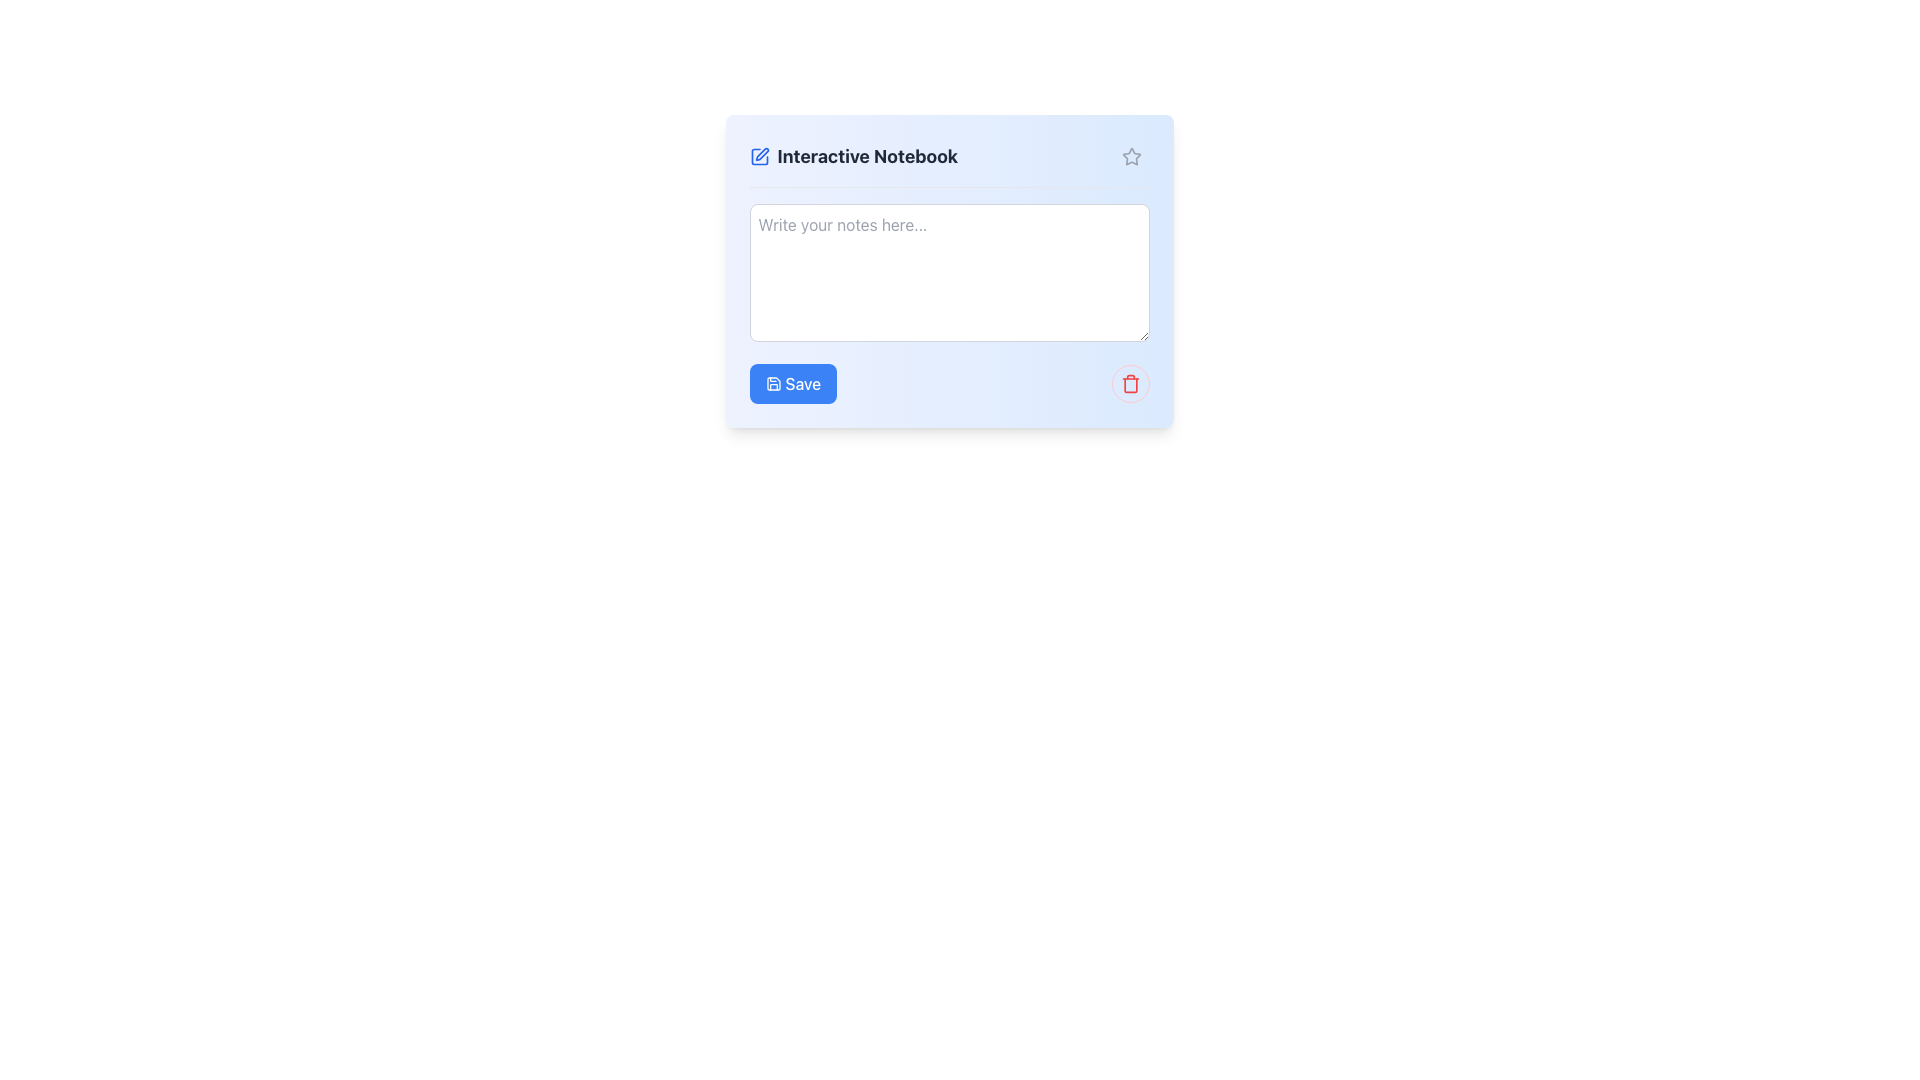 This screenshot has width=1920, height=1080. What do you see at coordinates (1130, 384) in the screenshot?
I see `the delete button located at the bottom-right corner of the blue panel, adjacent to the 'Save' button` at bounding box center [1130, 384].